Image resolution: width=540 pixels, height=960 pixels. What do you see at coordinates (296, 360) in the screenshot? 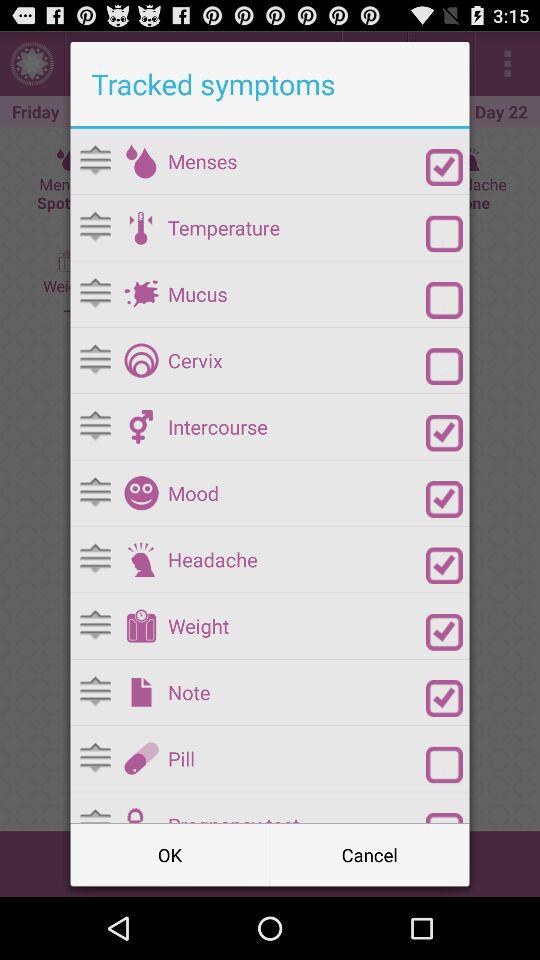
I see `the cervix icon` at bounding box center [296, 360].